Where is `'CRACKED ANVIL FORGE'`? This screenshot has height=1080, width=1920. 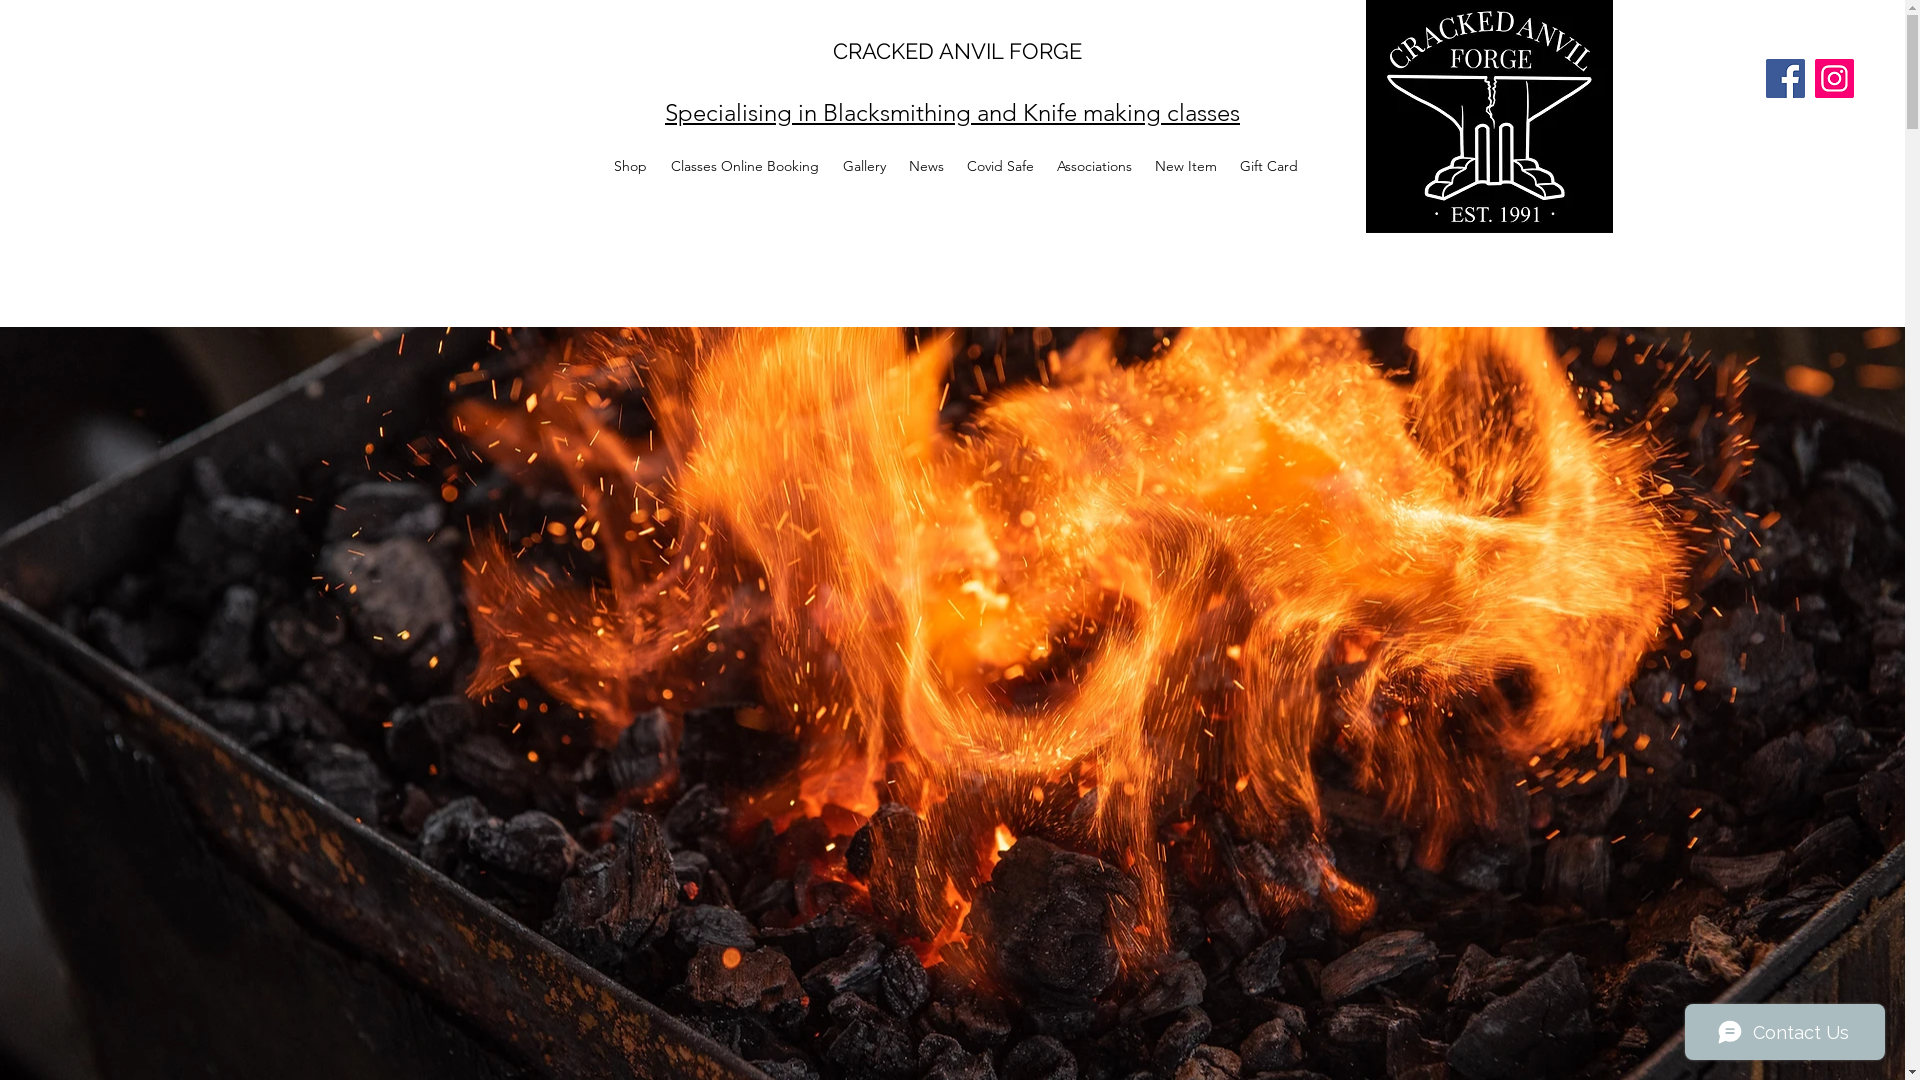 'CRACKED ANVIL FORGE' is located at coordinates (956, 49).